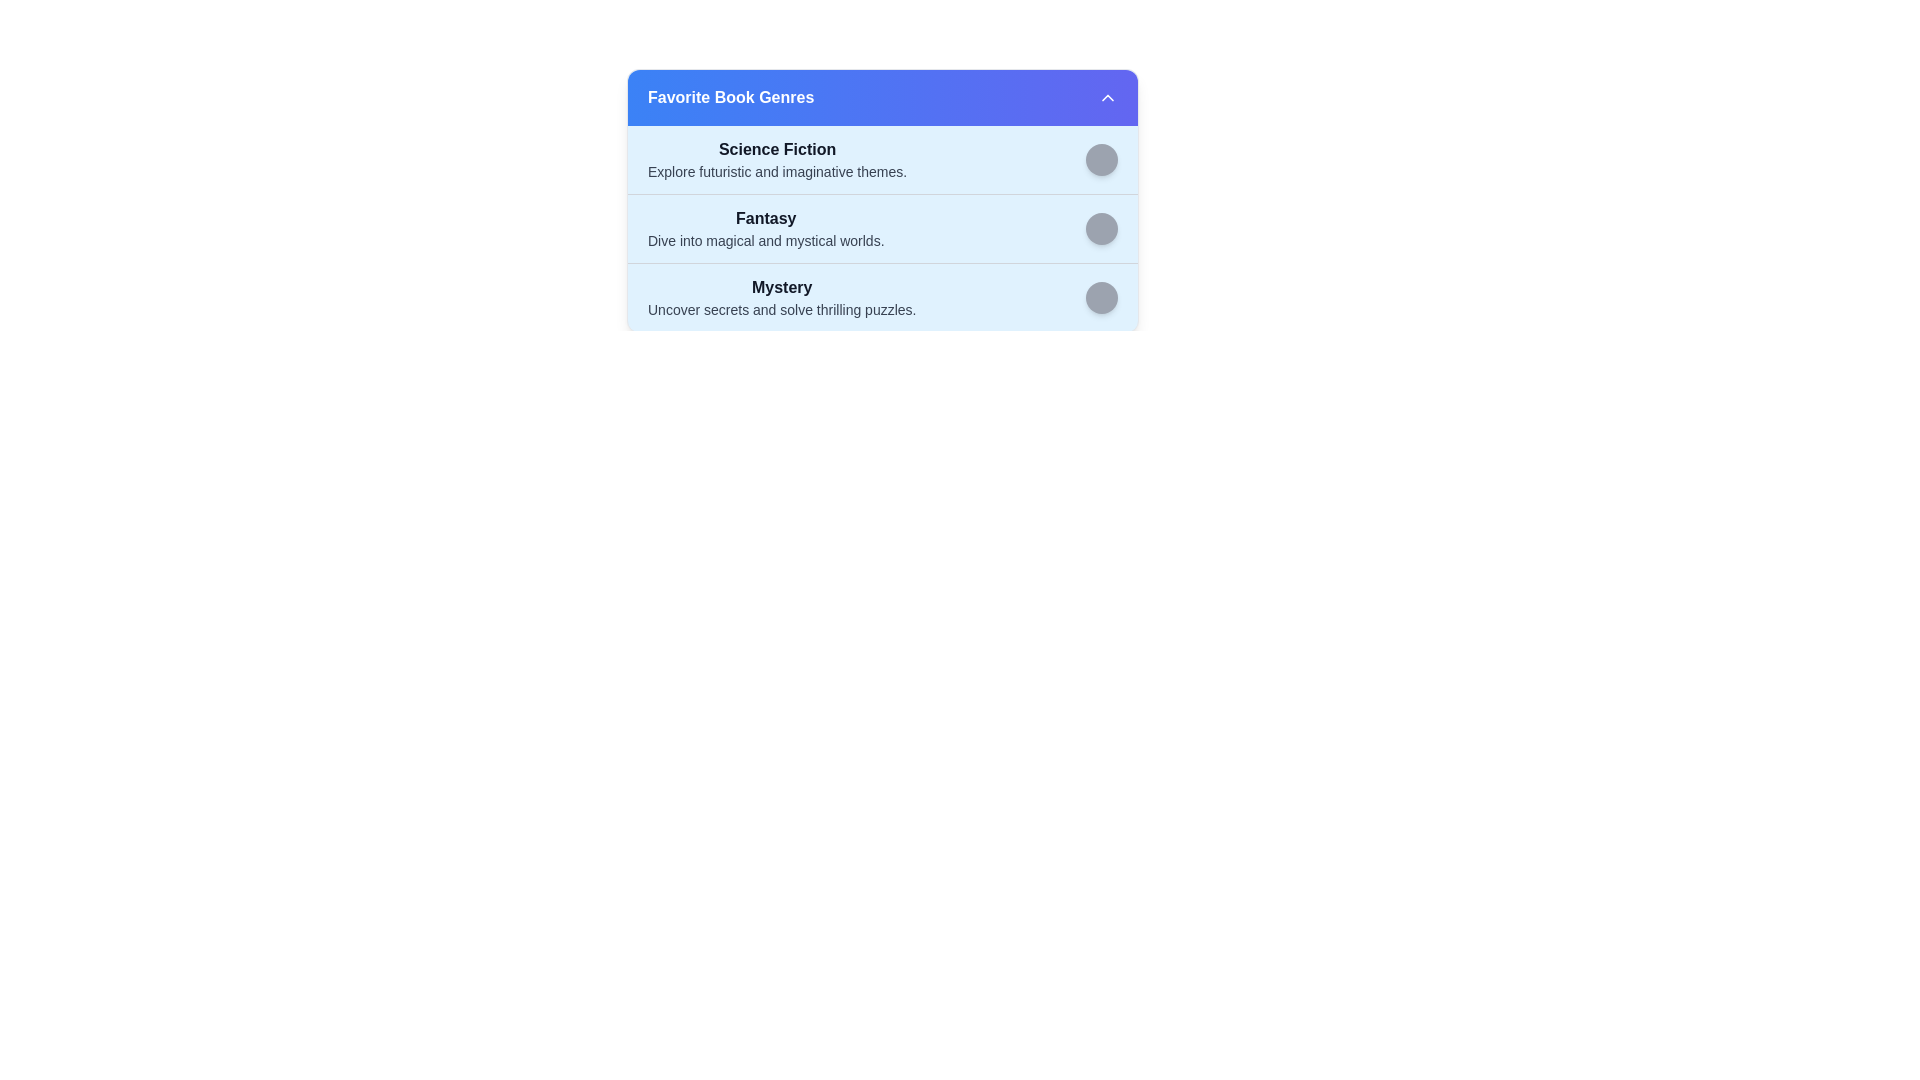 The height and width of the screenshot is (1080, 1920). What do you see at coordinates (781, 309) in the screenshot?
I see `the text label displaying 'Uncover secrets and solve thrilling puzzles.' located below the heading 'Mystery' in the 'Favorite Book Genres' section` at bounding box center [781, 309].